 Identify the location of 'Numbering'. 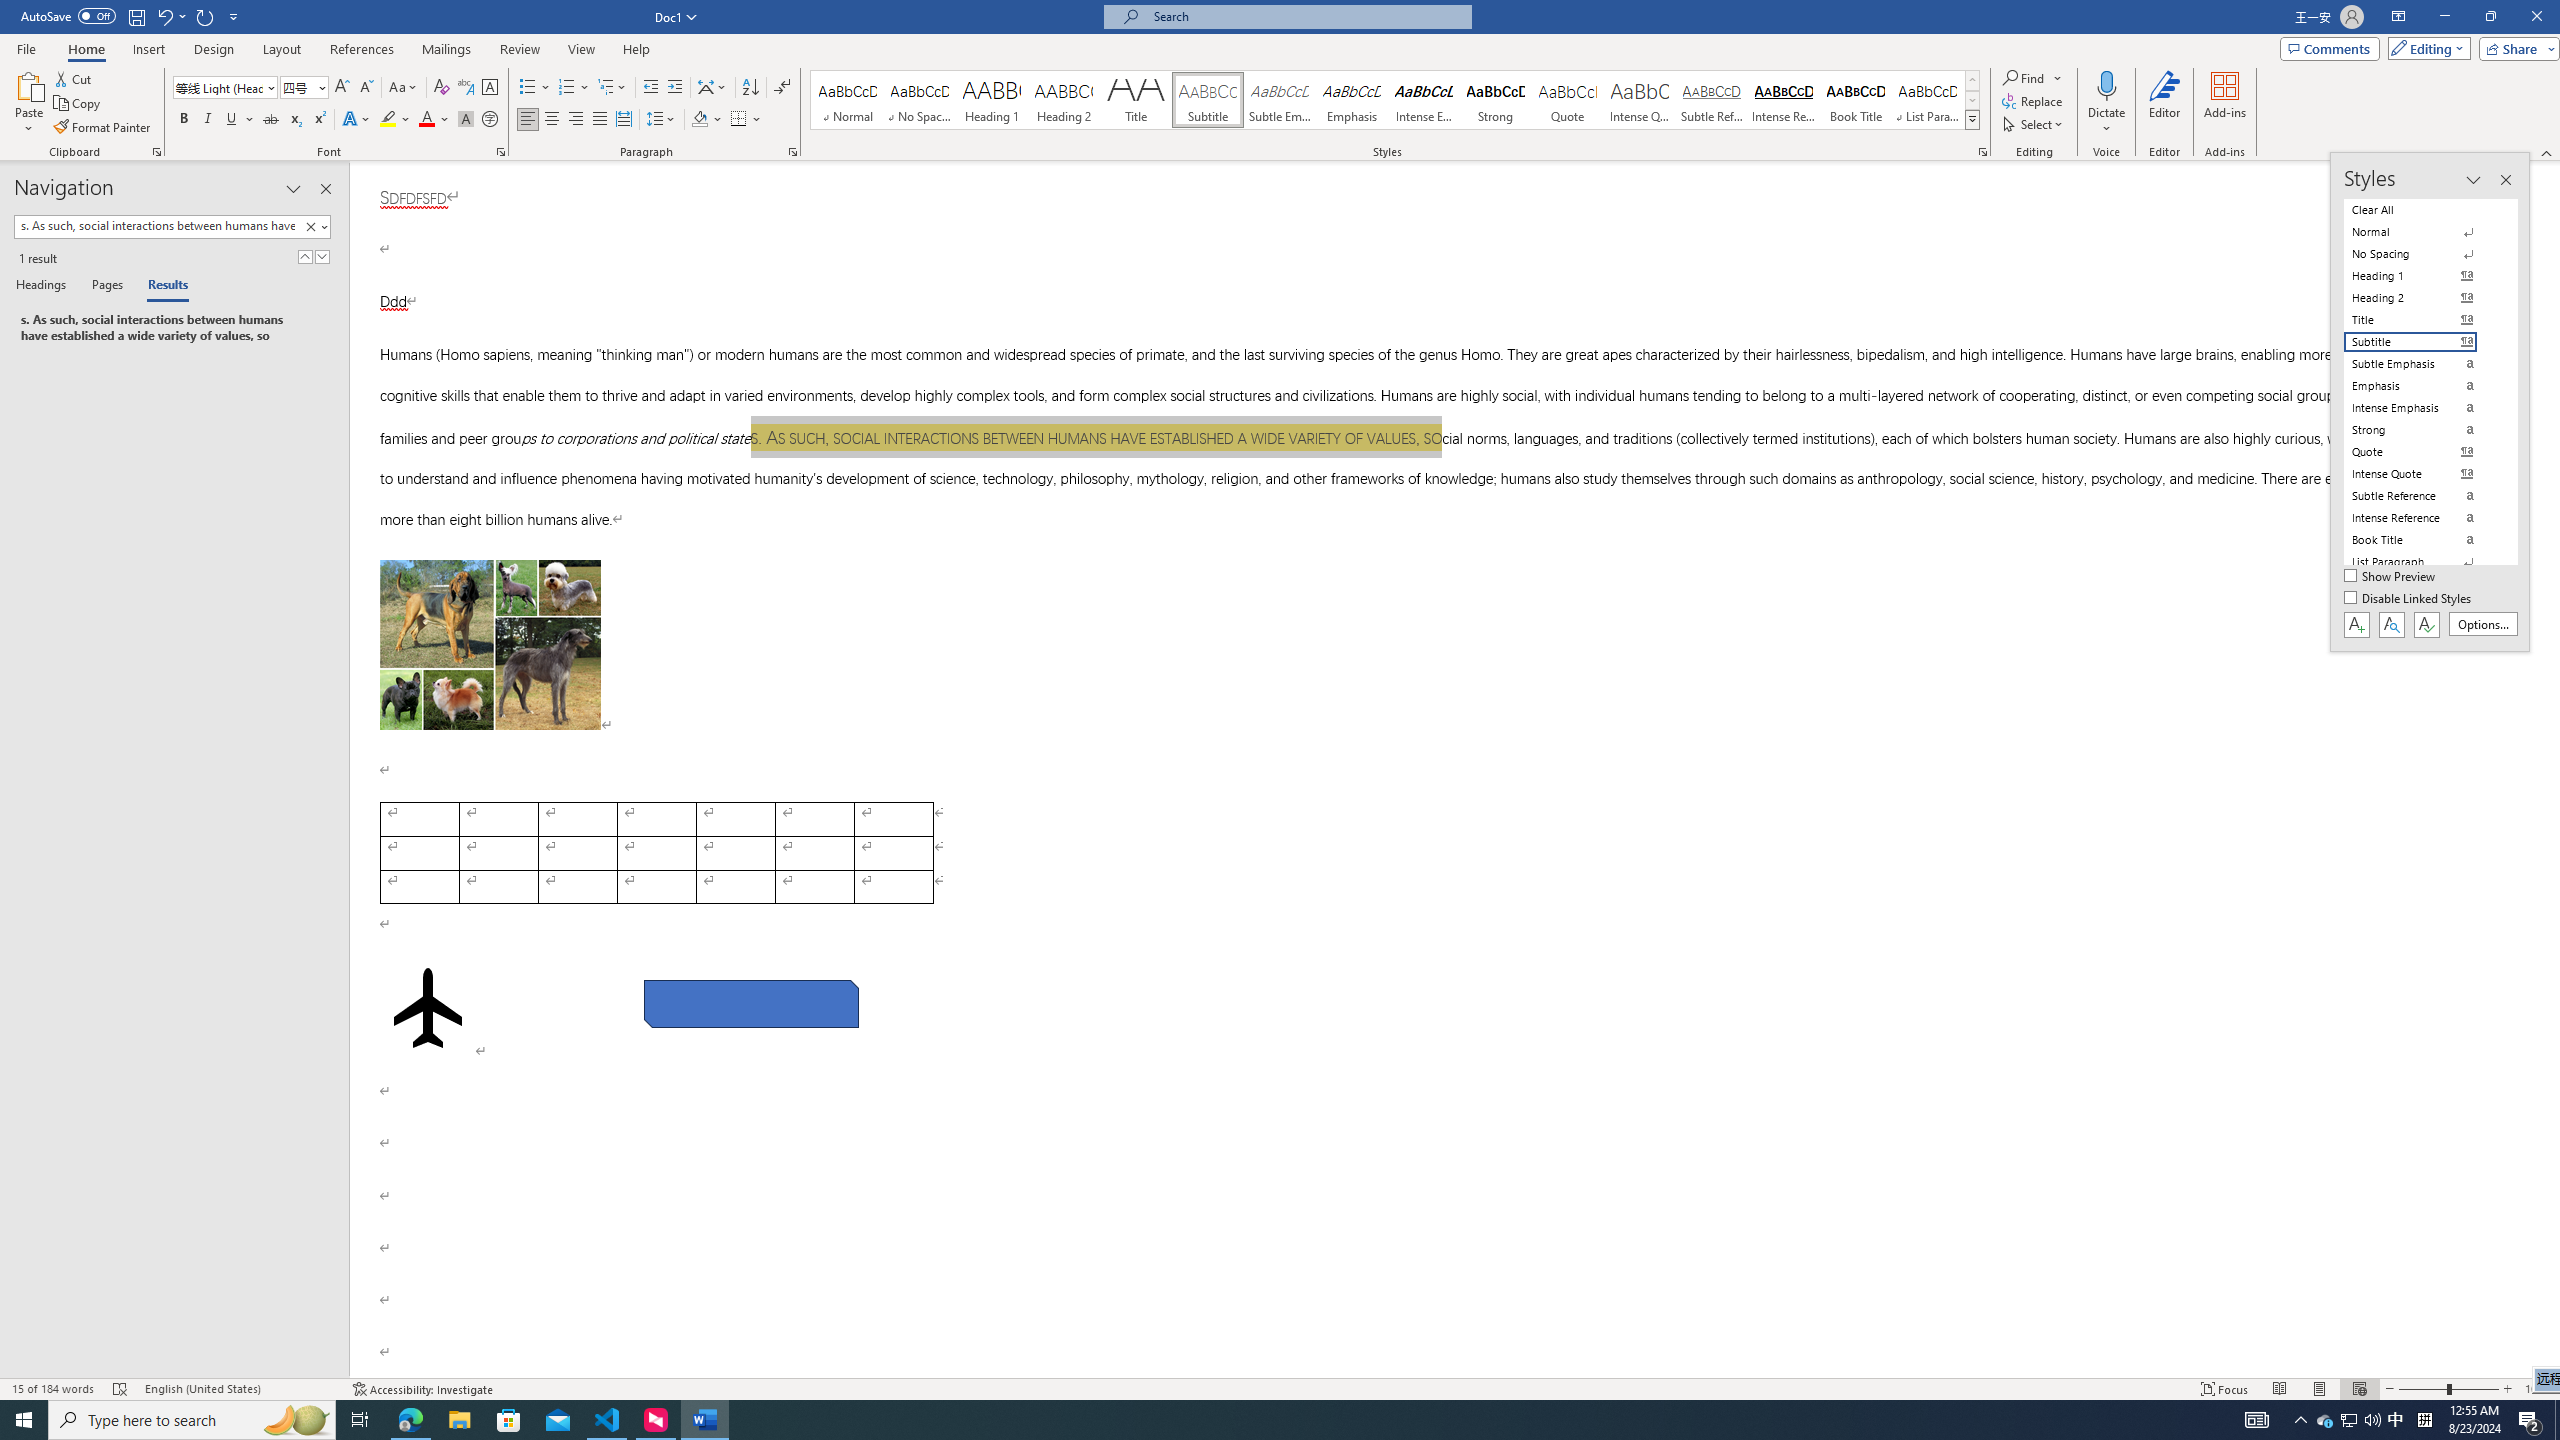
(574, 87).